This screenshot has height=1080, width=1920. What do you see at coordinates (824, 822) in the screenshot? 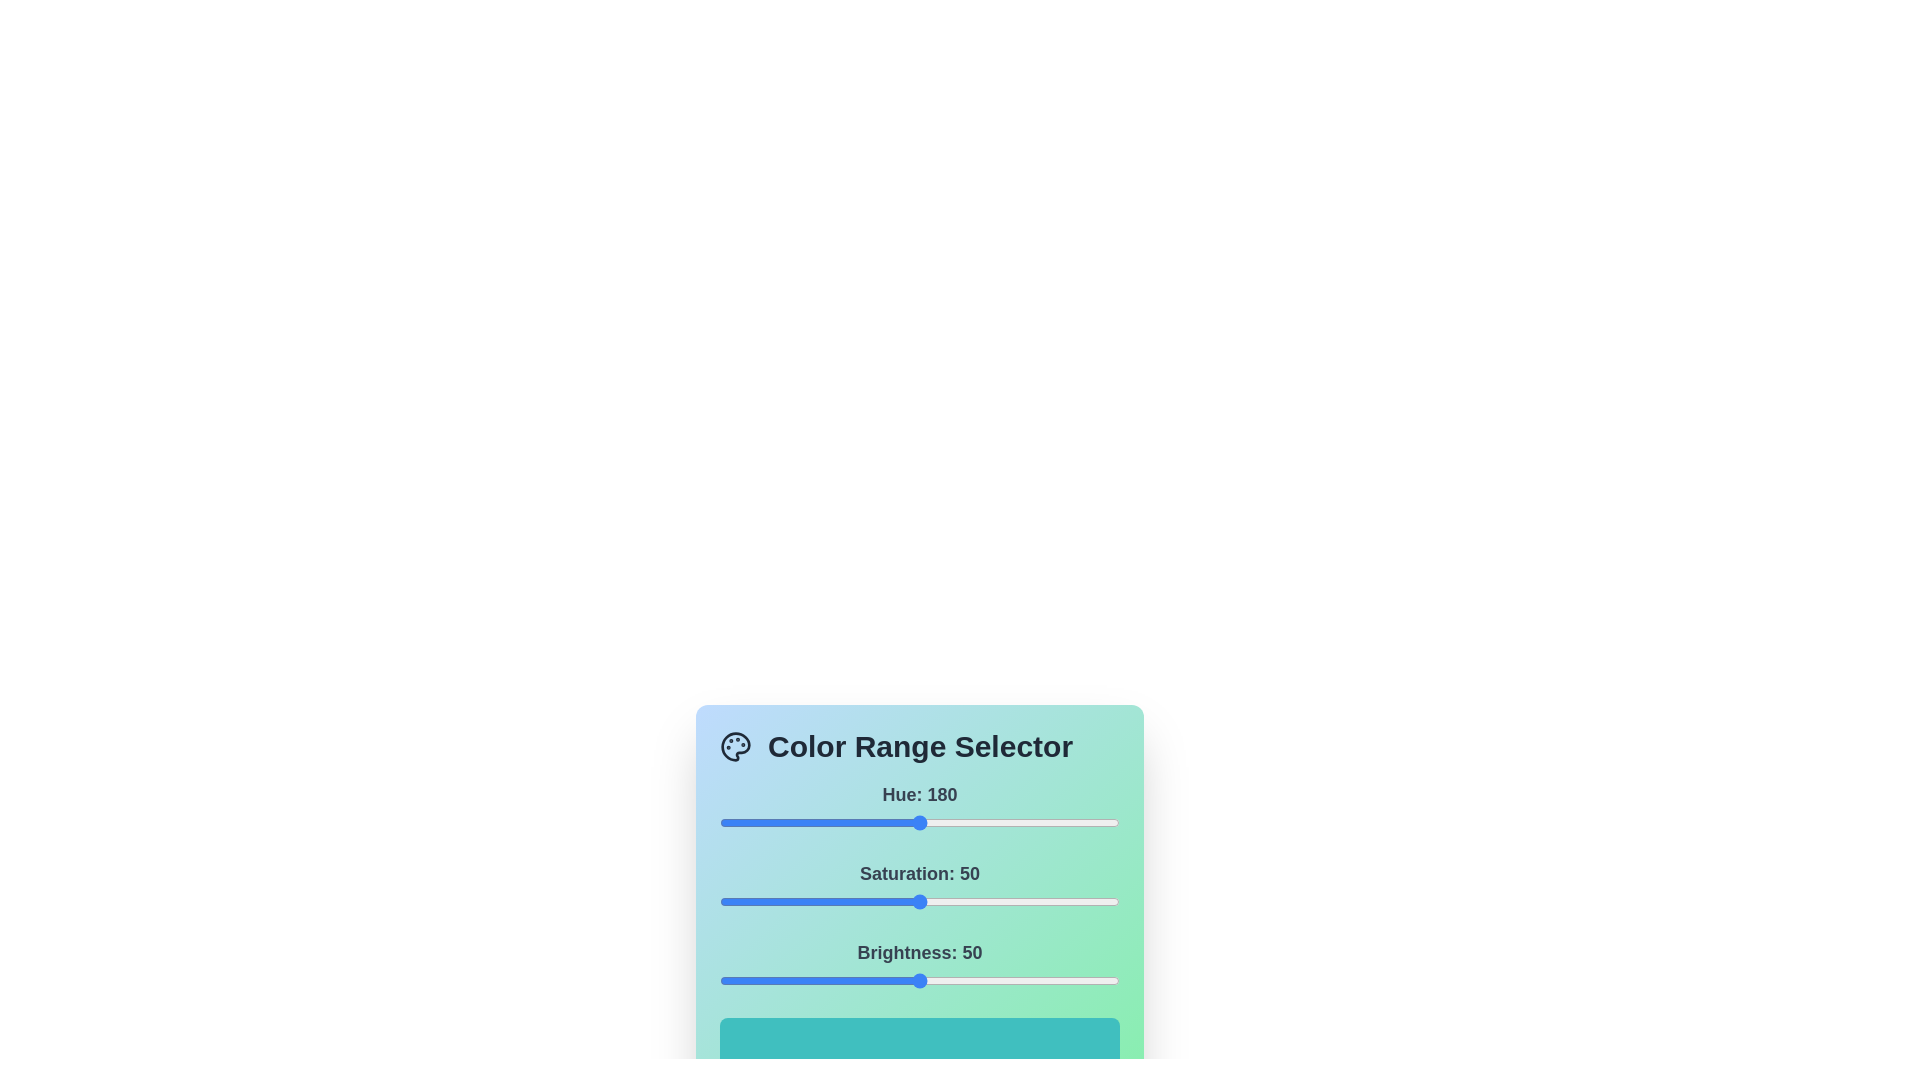
I see `the hue slider to set the hue value to 94` at bounding box center [824, 822].